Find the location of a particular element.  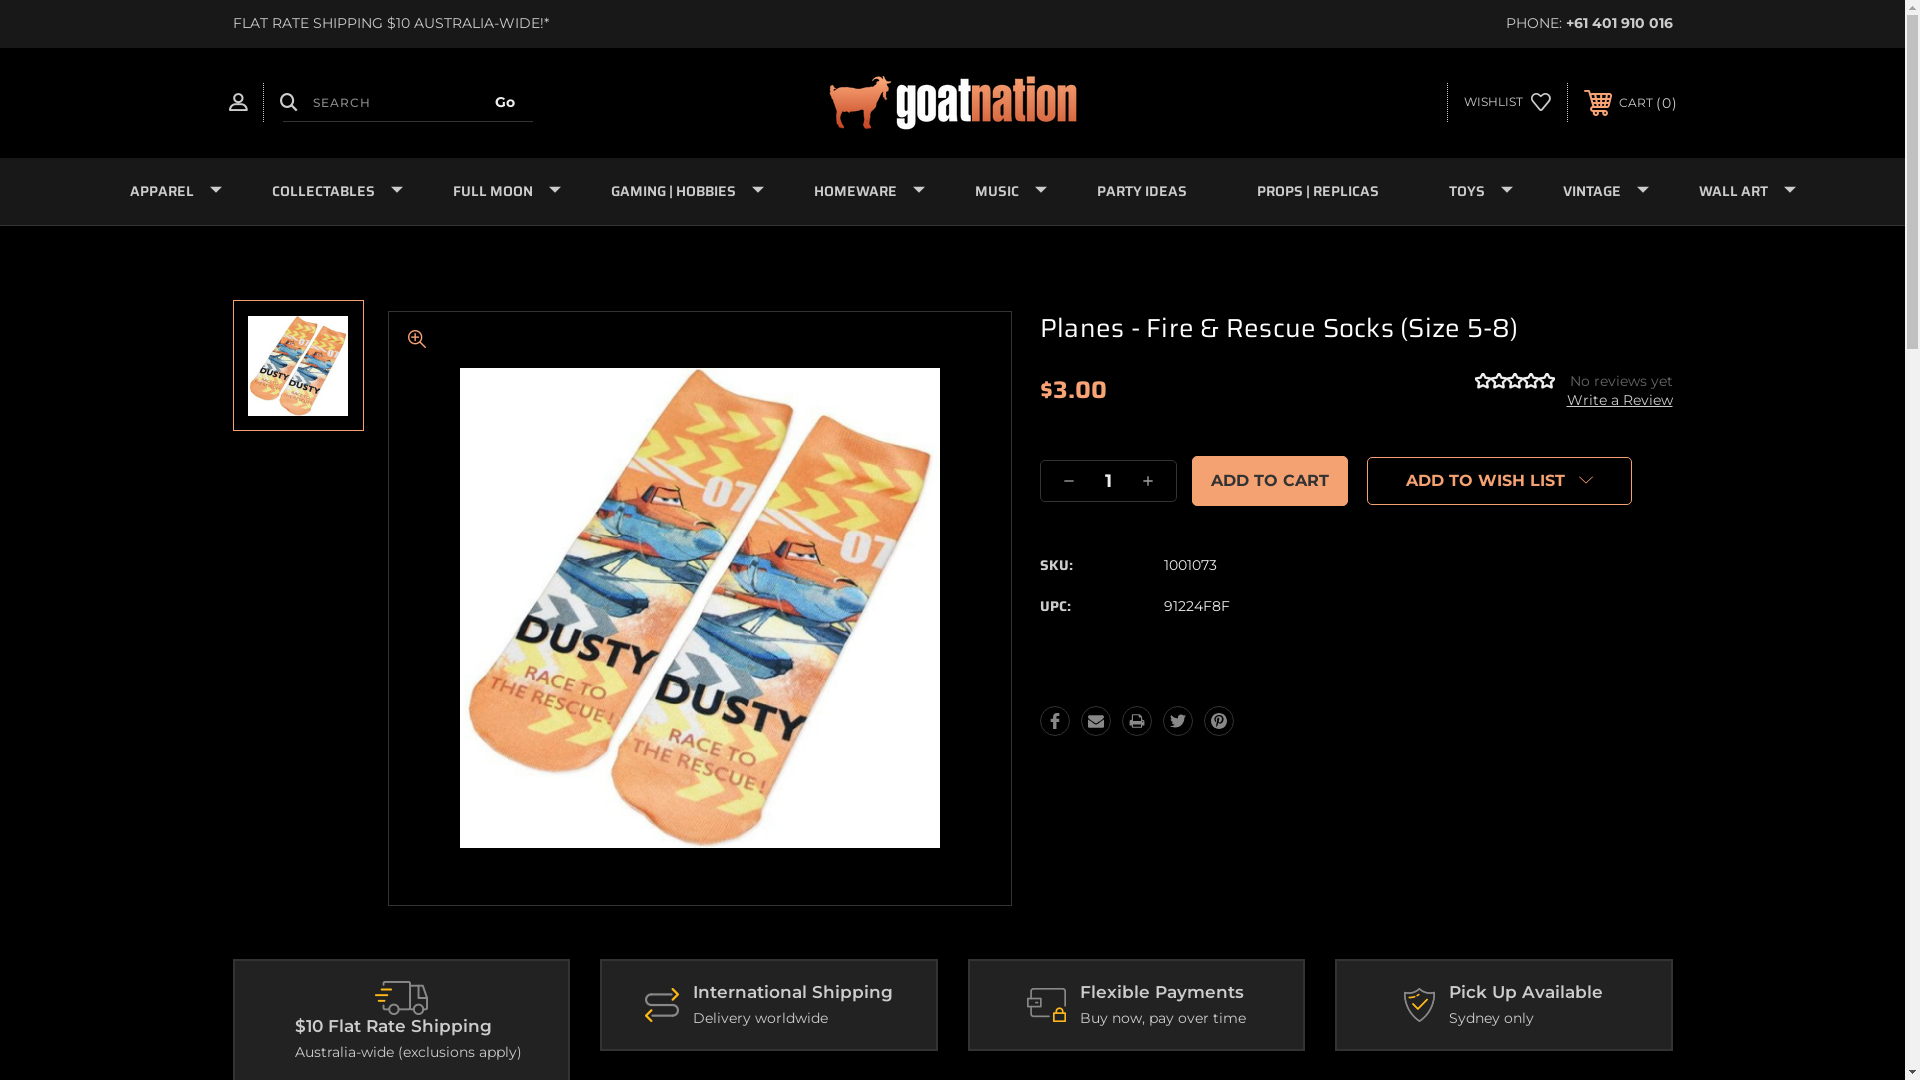

'International Shipping' is located at coordinates (662, 1005).